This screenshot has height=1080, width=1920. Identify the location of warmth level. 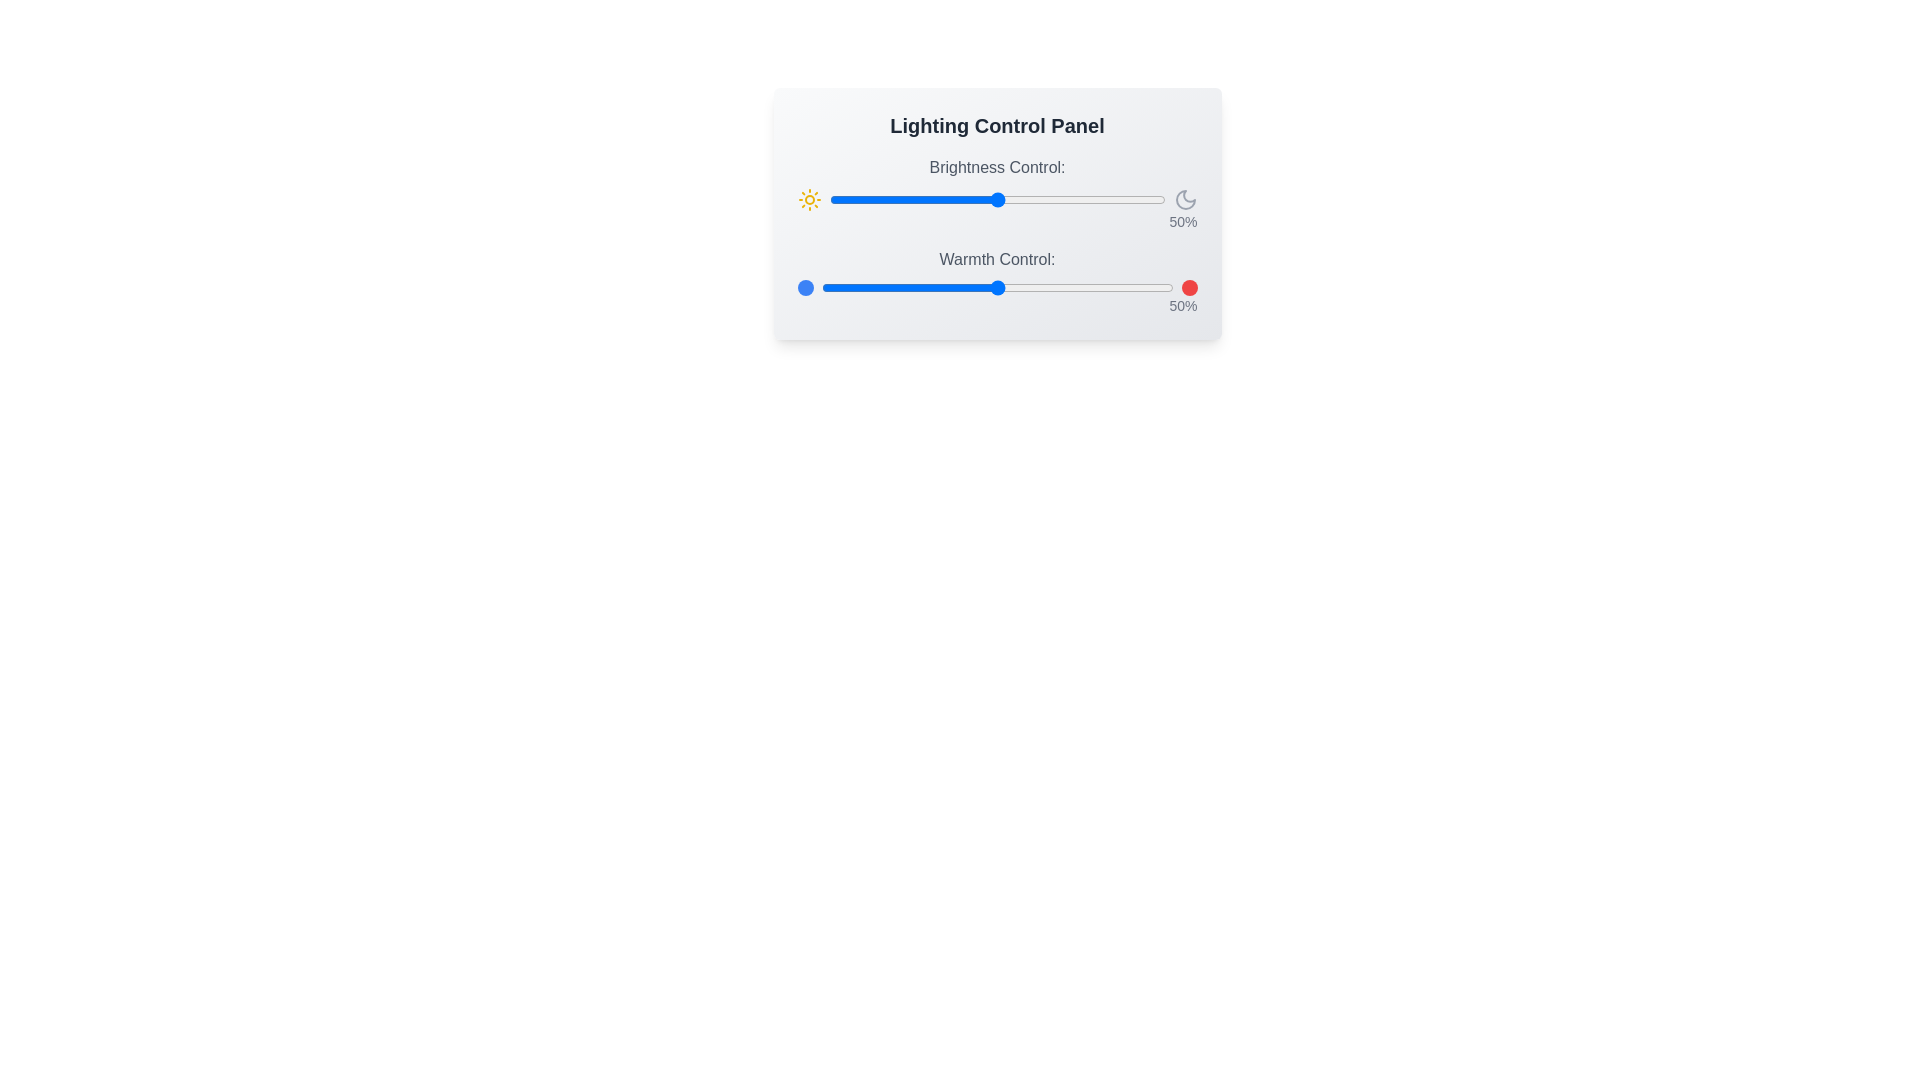
(1004, 288).